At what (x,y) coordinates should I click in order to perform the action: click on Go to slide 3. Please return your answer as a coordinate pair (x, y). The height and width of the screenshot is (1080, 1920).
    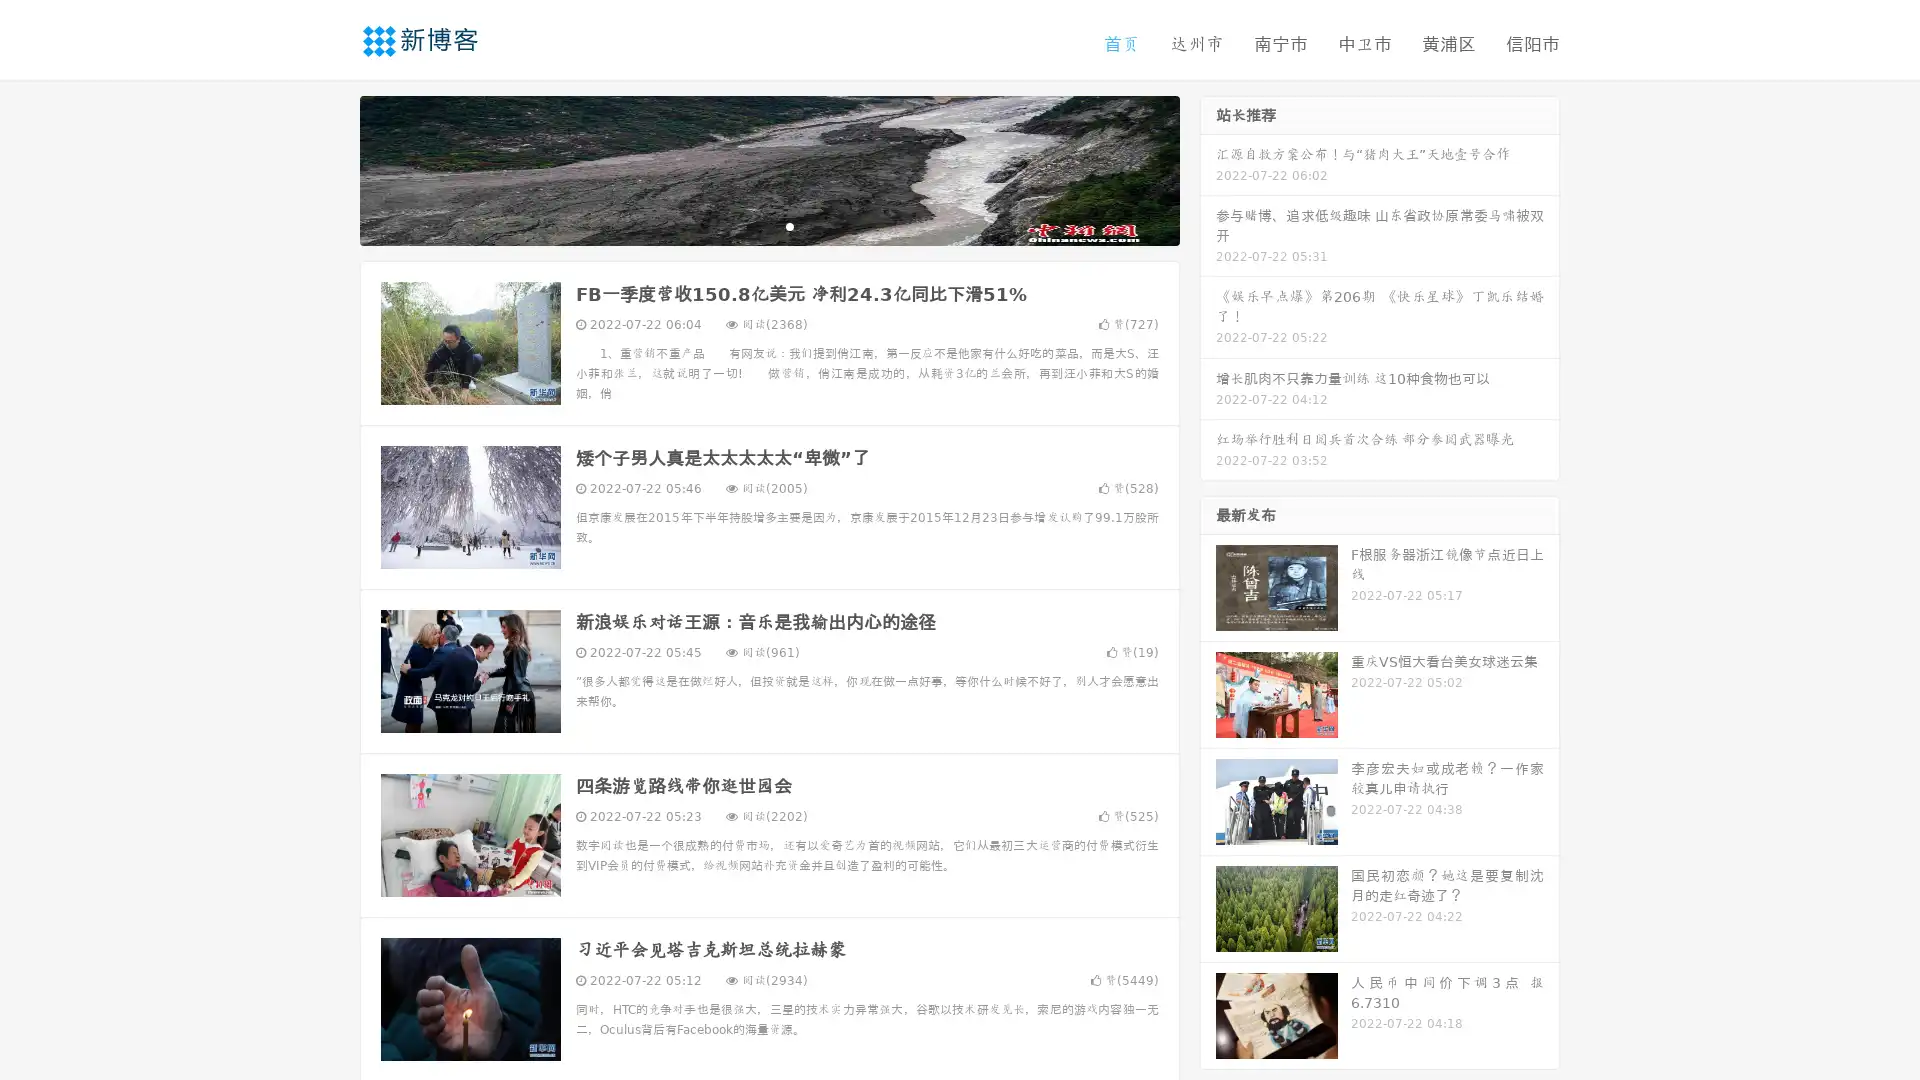
    Looking at the image, I should click on (789, 225).